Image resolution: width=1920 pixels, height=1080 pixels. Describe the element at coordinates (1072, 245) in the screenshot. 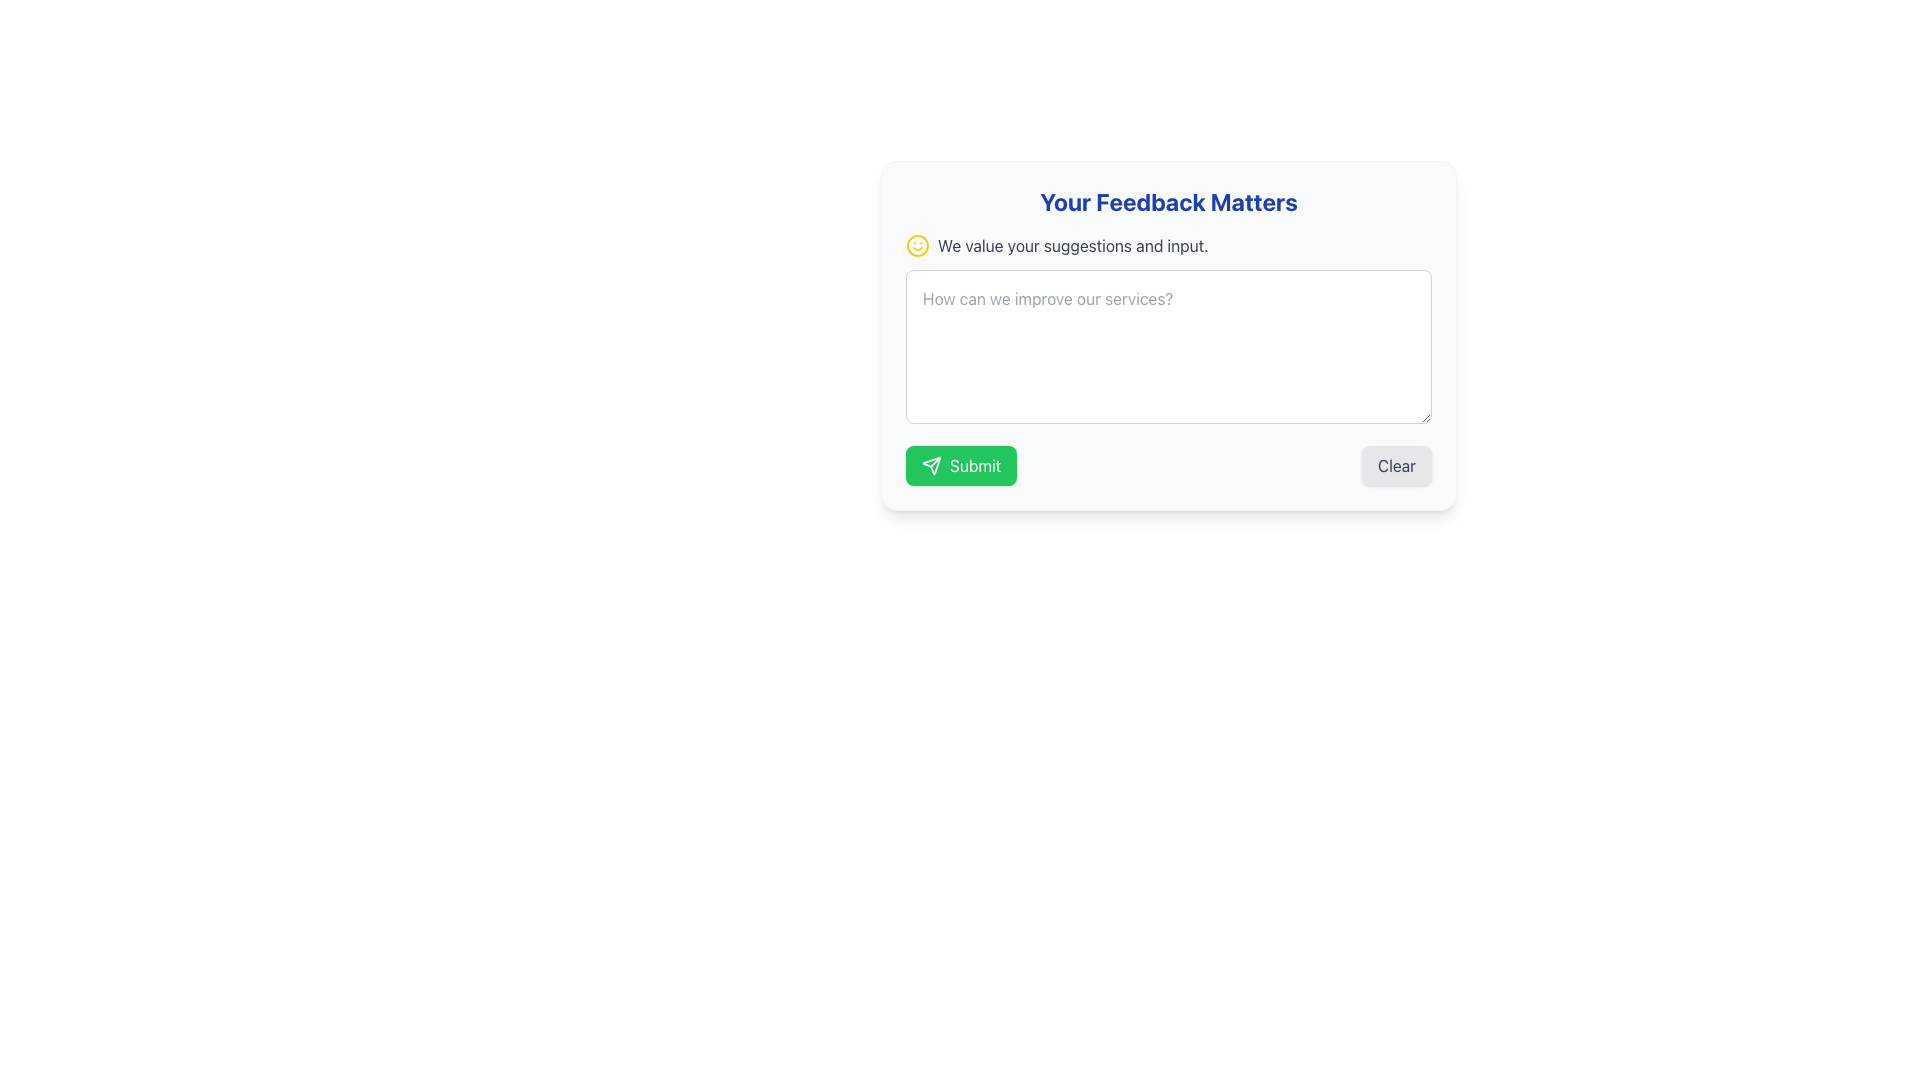

I see `the static text label that encourages users to provide suggestions or feedback, located beneath the header 'Your Feedback Matters' and to the right of a yellow smiling emoji` at that location.